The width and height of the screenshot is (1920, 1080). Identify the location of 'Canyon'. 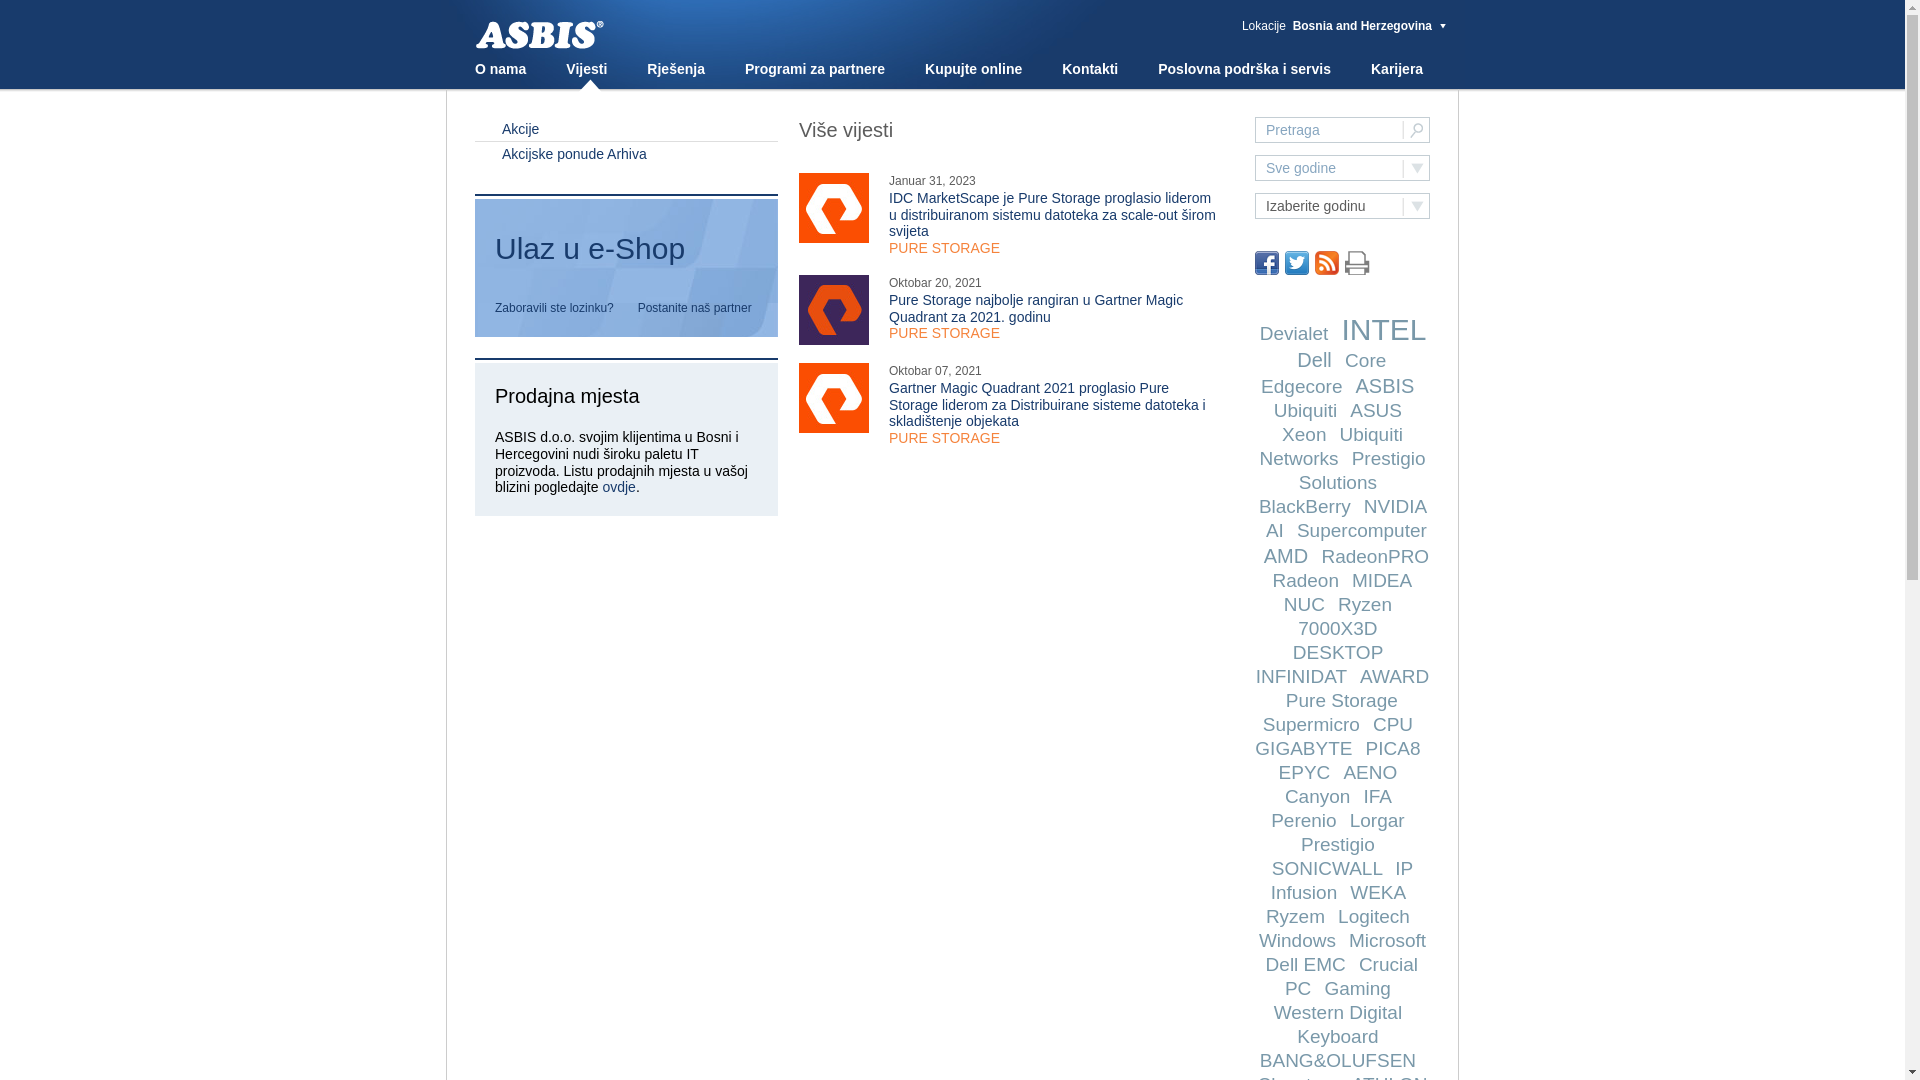
(1285, 795).